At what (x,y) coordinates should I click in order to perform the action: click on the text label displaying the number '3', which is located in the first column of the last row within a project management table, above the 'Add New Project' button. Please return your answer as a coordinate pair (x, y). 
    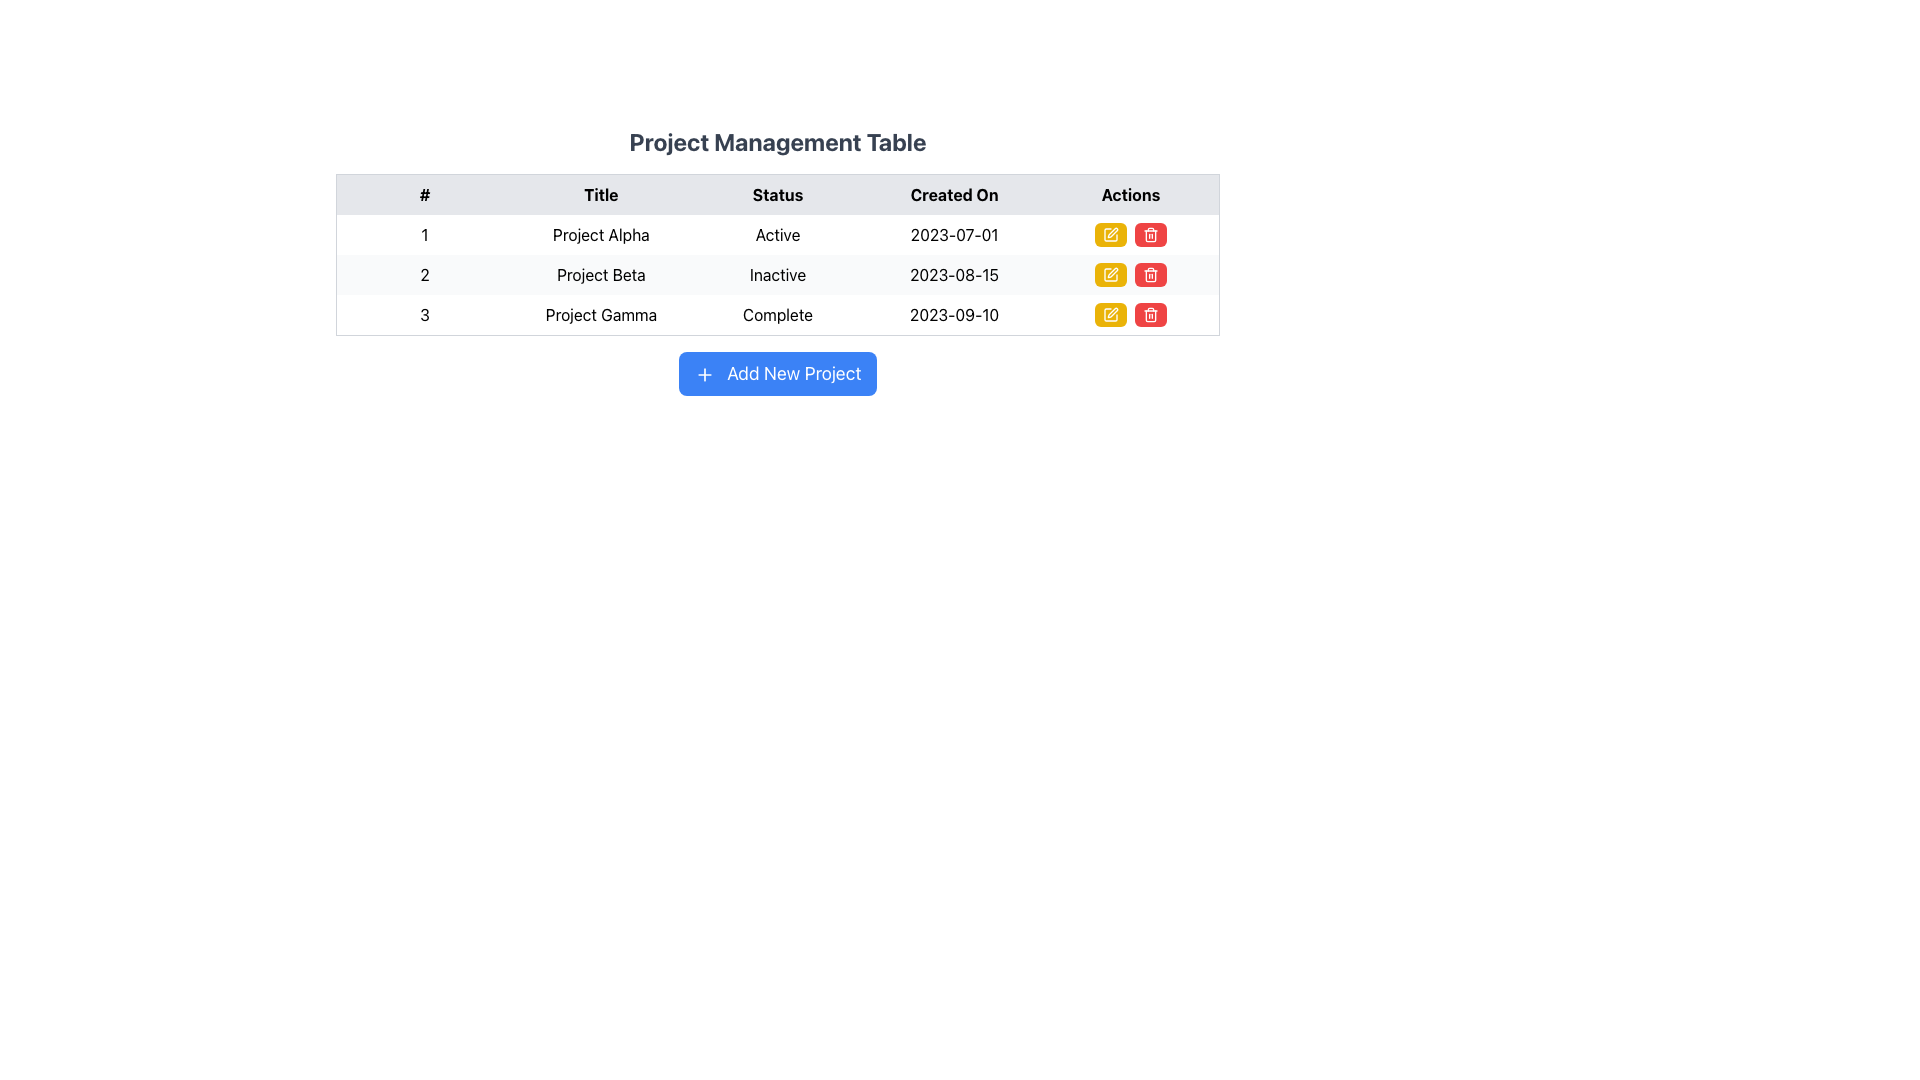
    Looking at the image, I should click on (423, 315).